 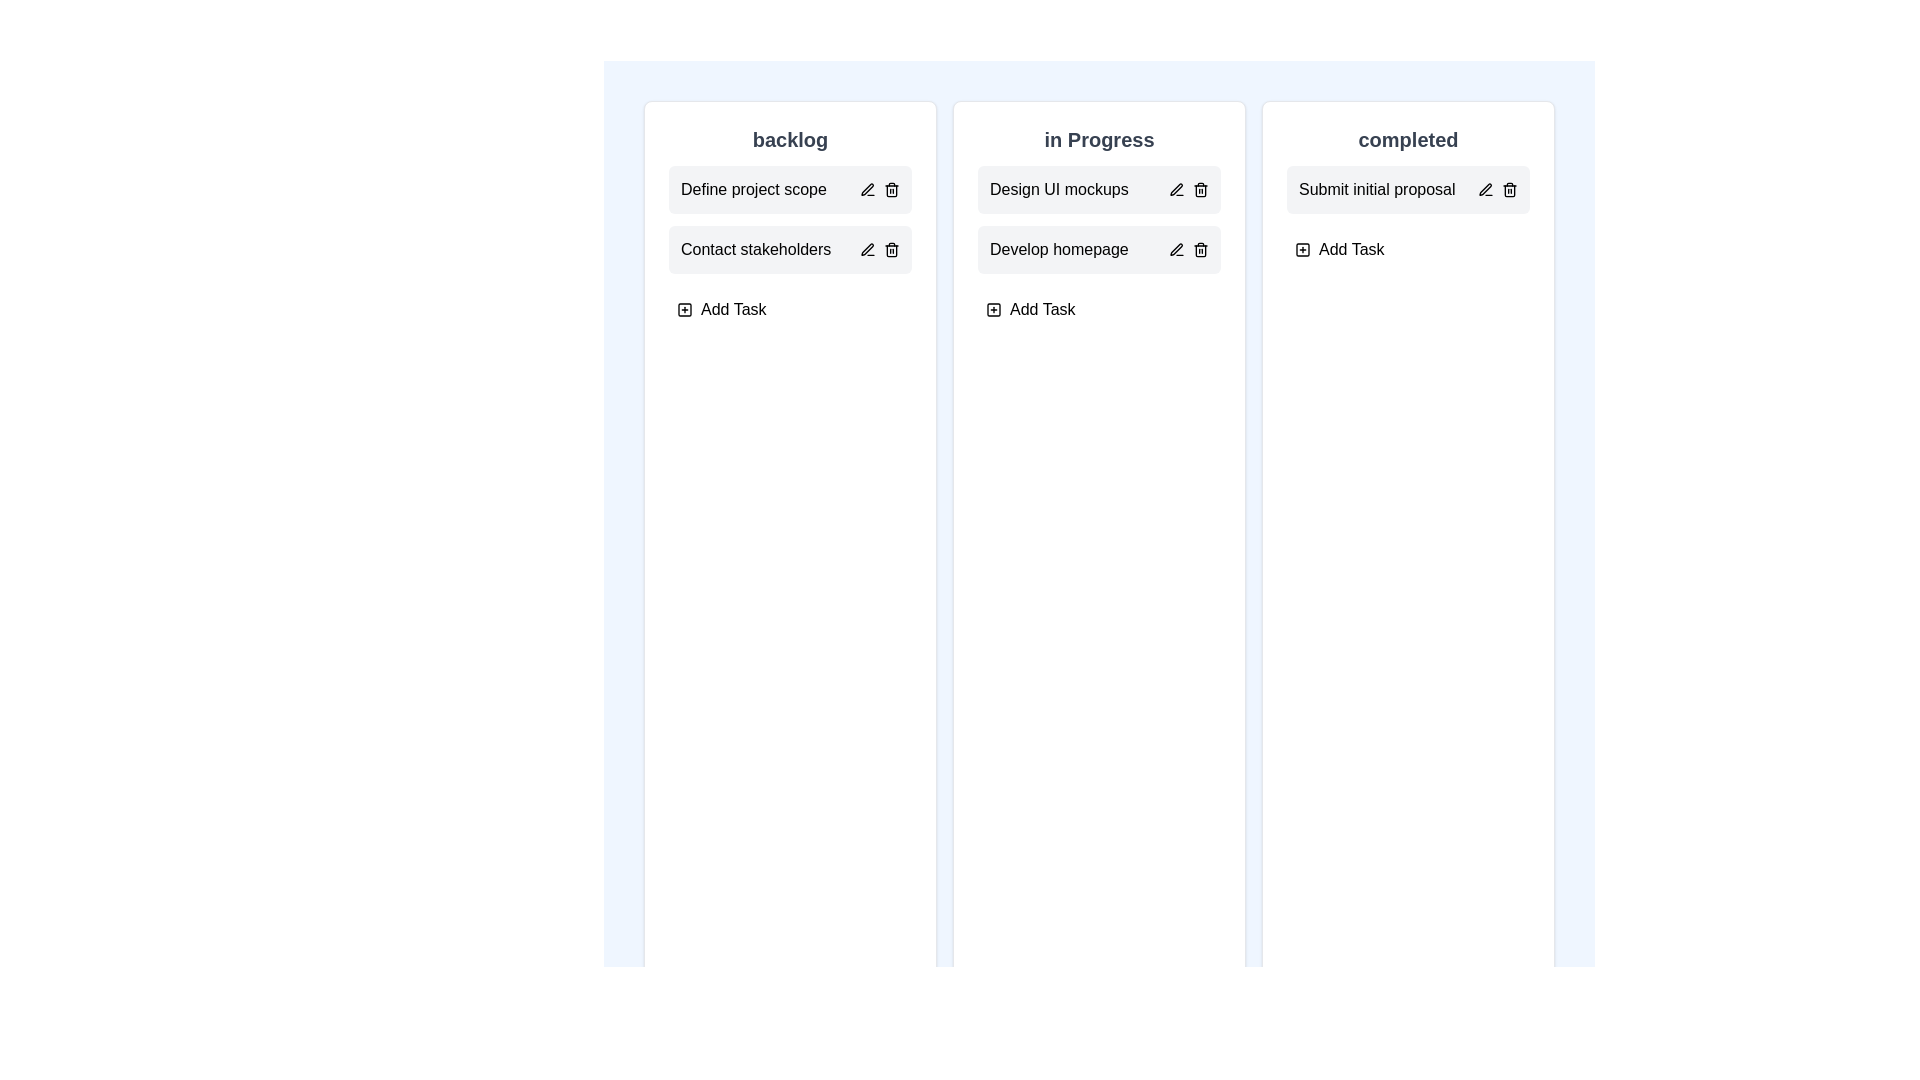 What do you see at coordinates (891, 189) in the screenshot?
I see `the delete icon next to the task 'Define project scope' in the 'backlog' column` at bounding box center [891, 189].